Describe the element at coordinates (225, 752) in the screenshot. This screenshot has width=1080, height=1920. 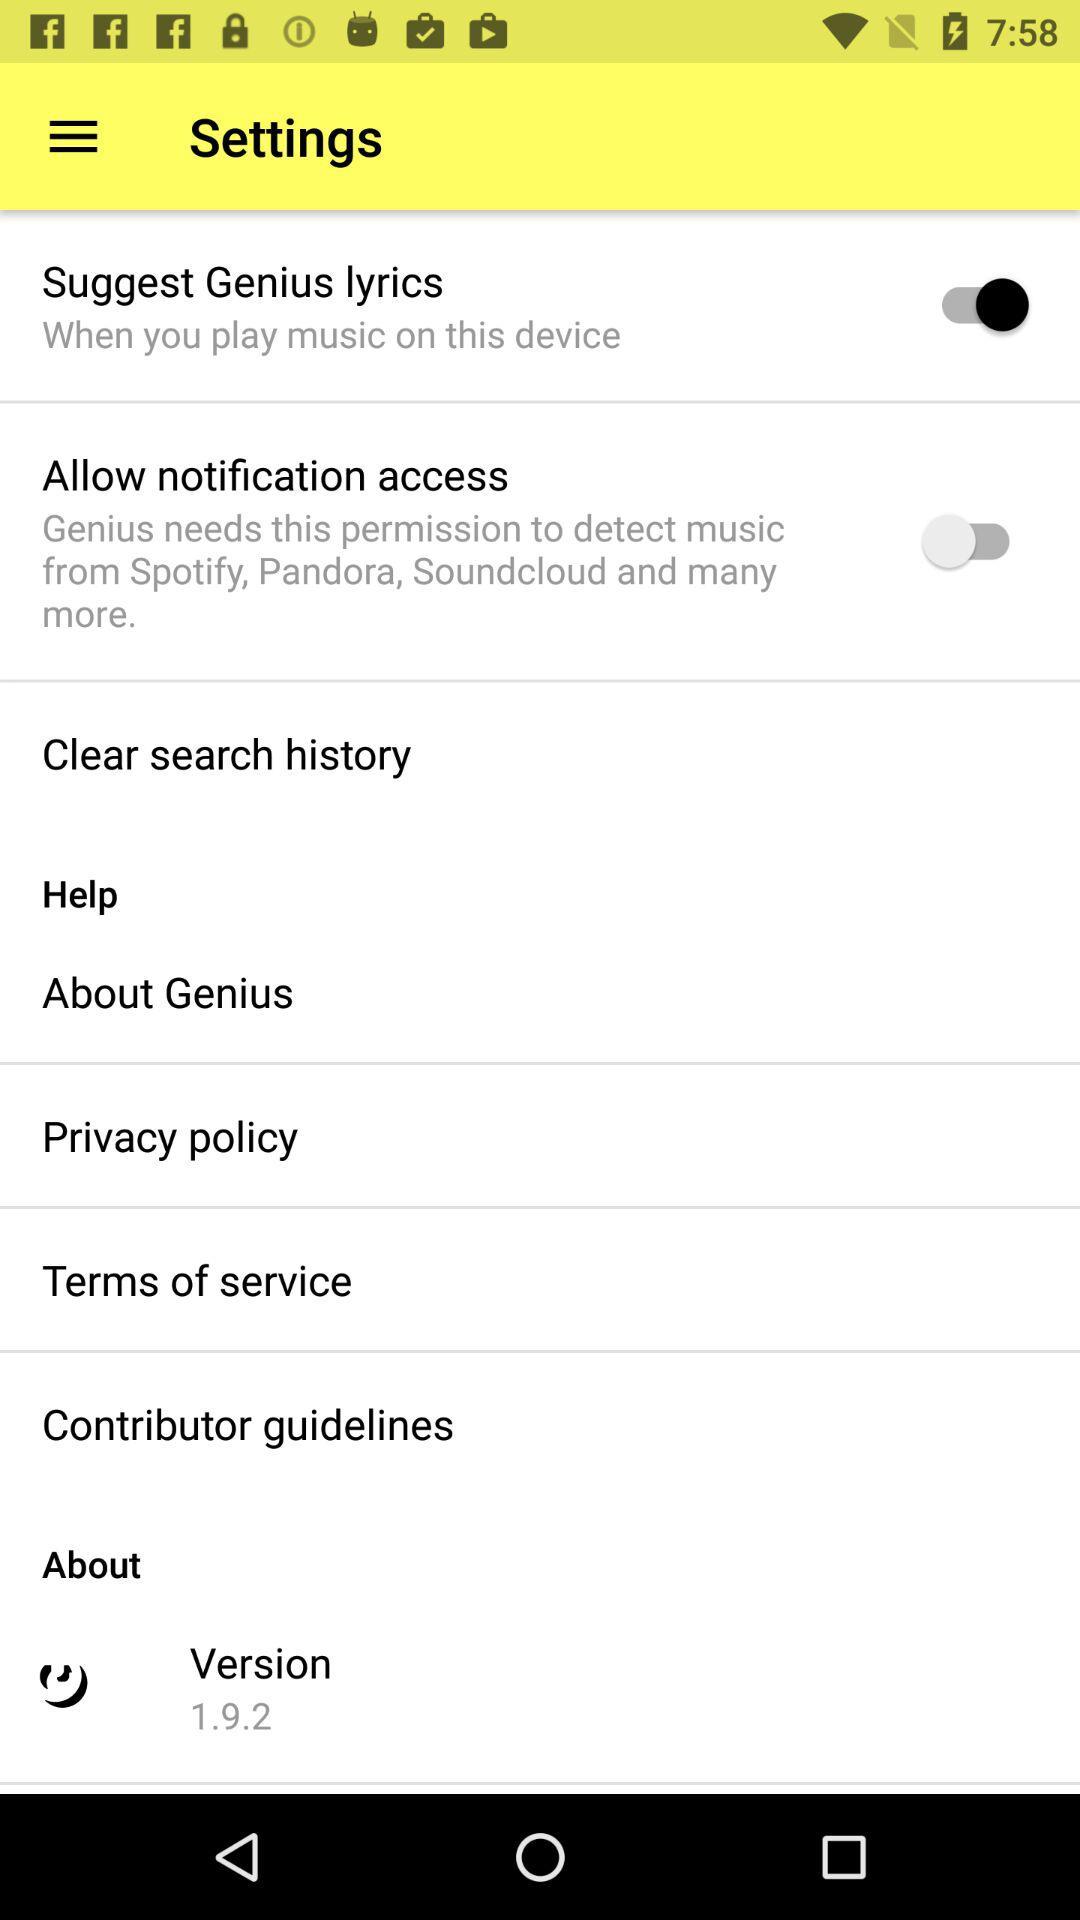
I see `the item above the help icon` at that location.